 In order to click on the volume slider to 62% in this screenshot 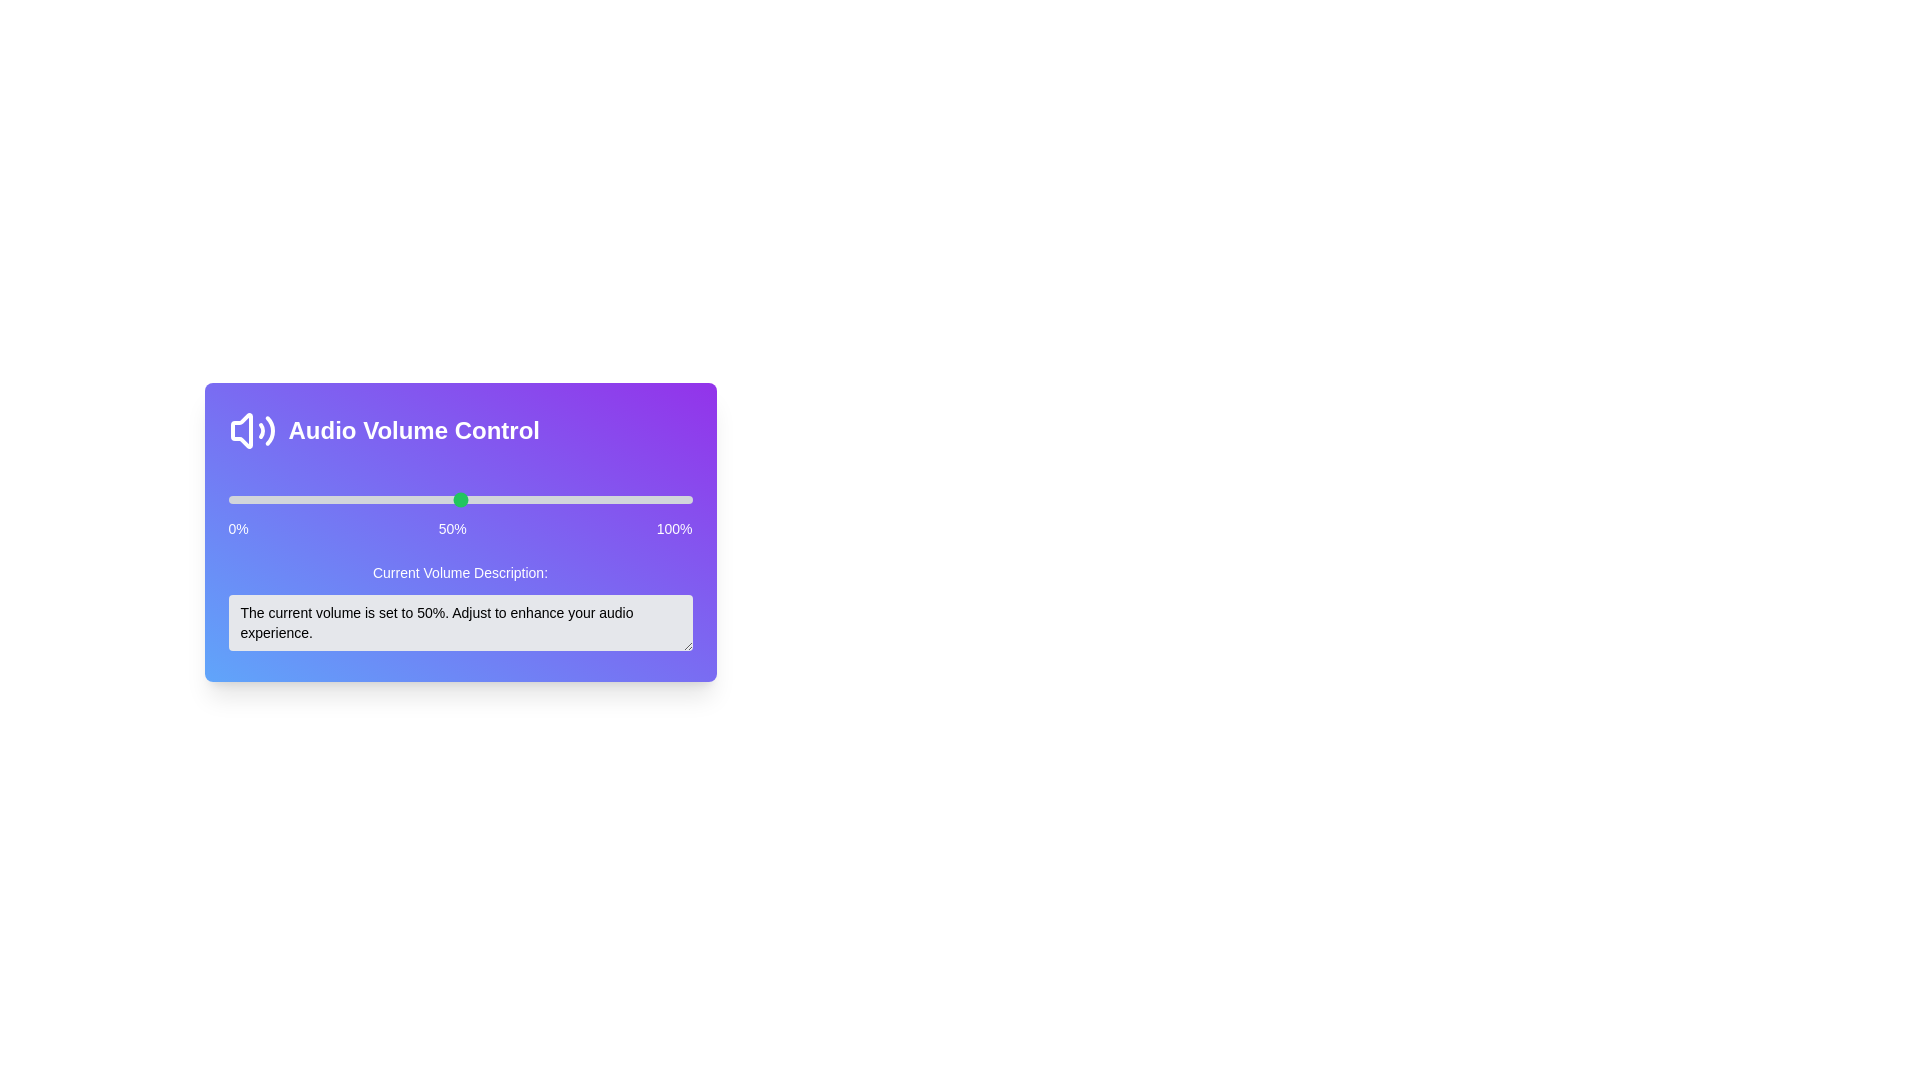, I will do `click(516, 499)`.